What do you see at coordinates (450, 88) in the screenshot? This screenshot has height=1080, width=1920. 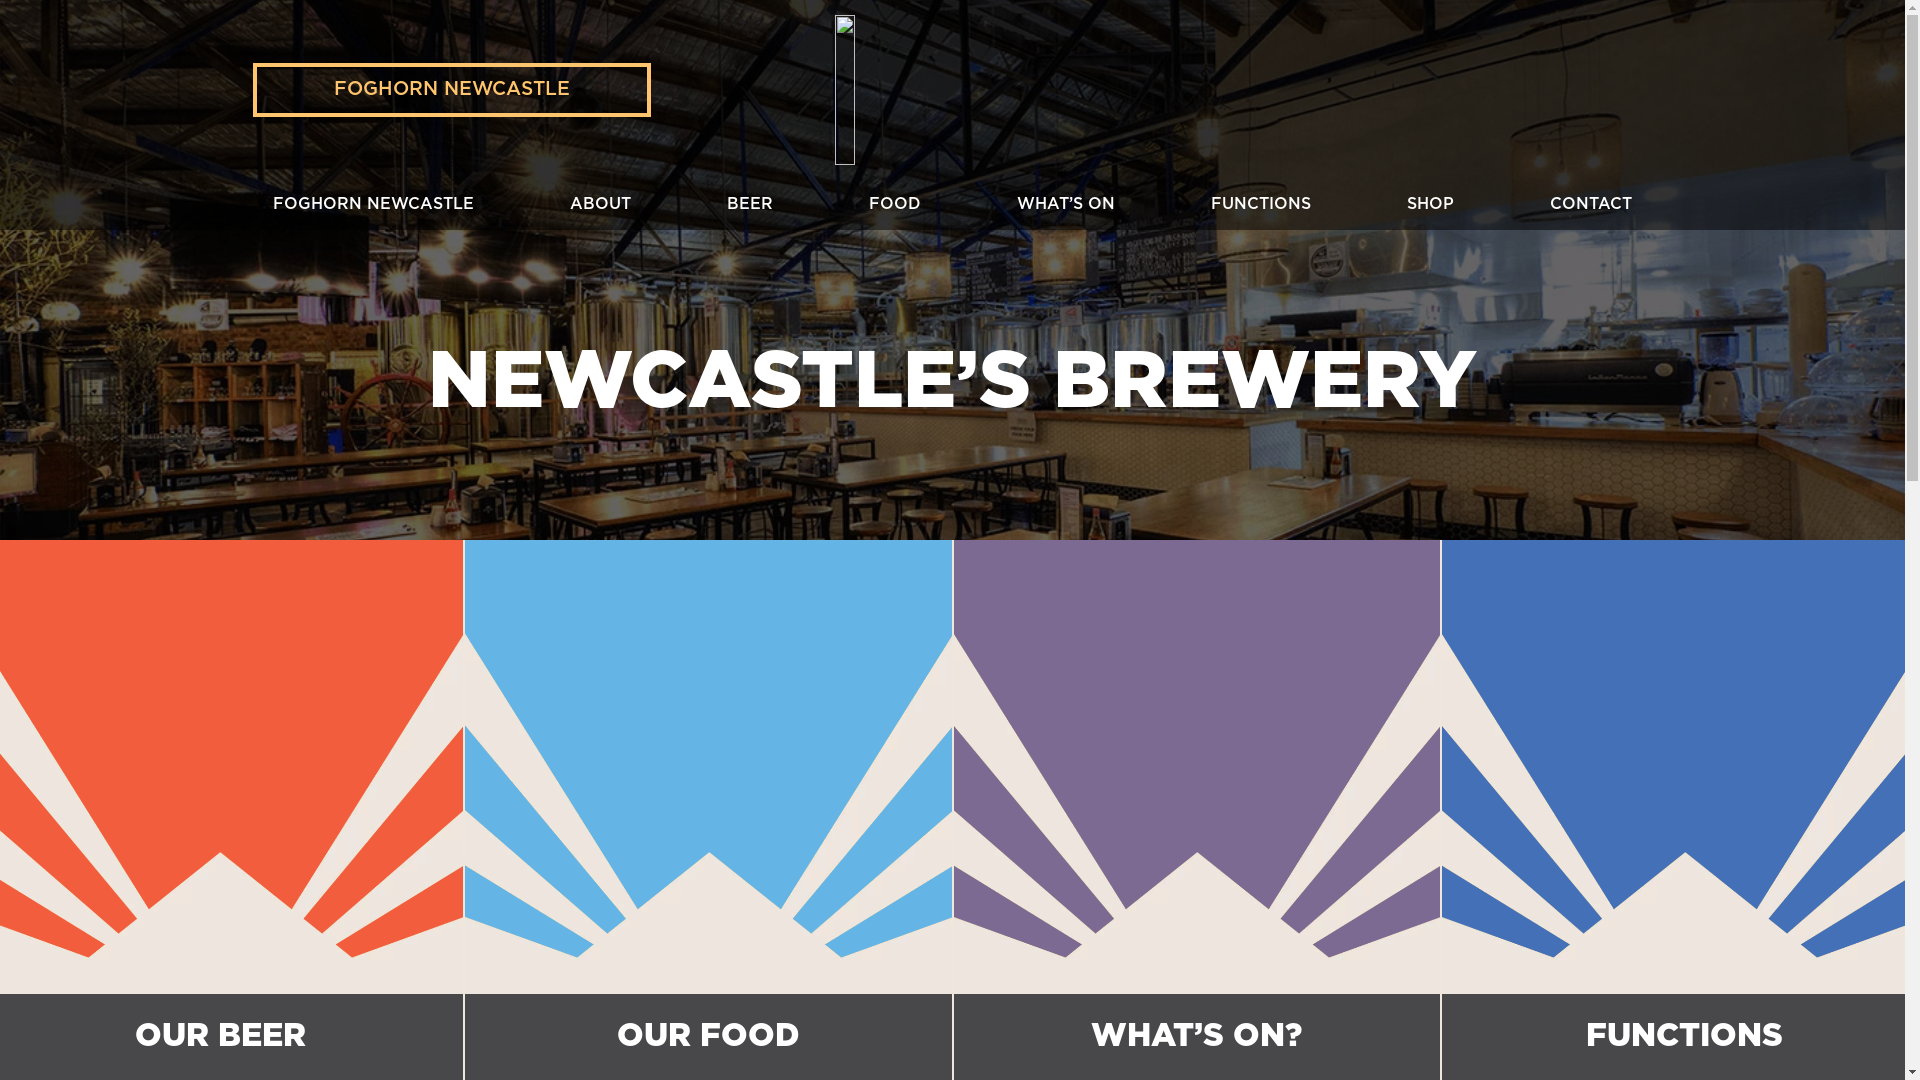 I see `'FOGHORN NEWCASTLE'` at bounding box center [450, 88].